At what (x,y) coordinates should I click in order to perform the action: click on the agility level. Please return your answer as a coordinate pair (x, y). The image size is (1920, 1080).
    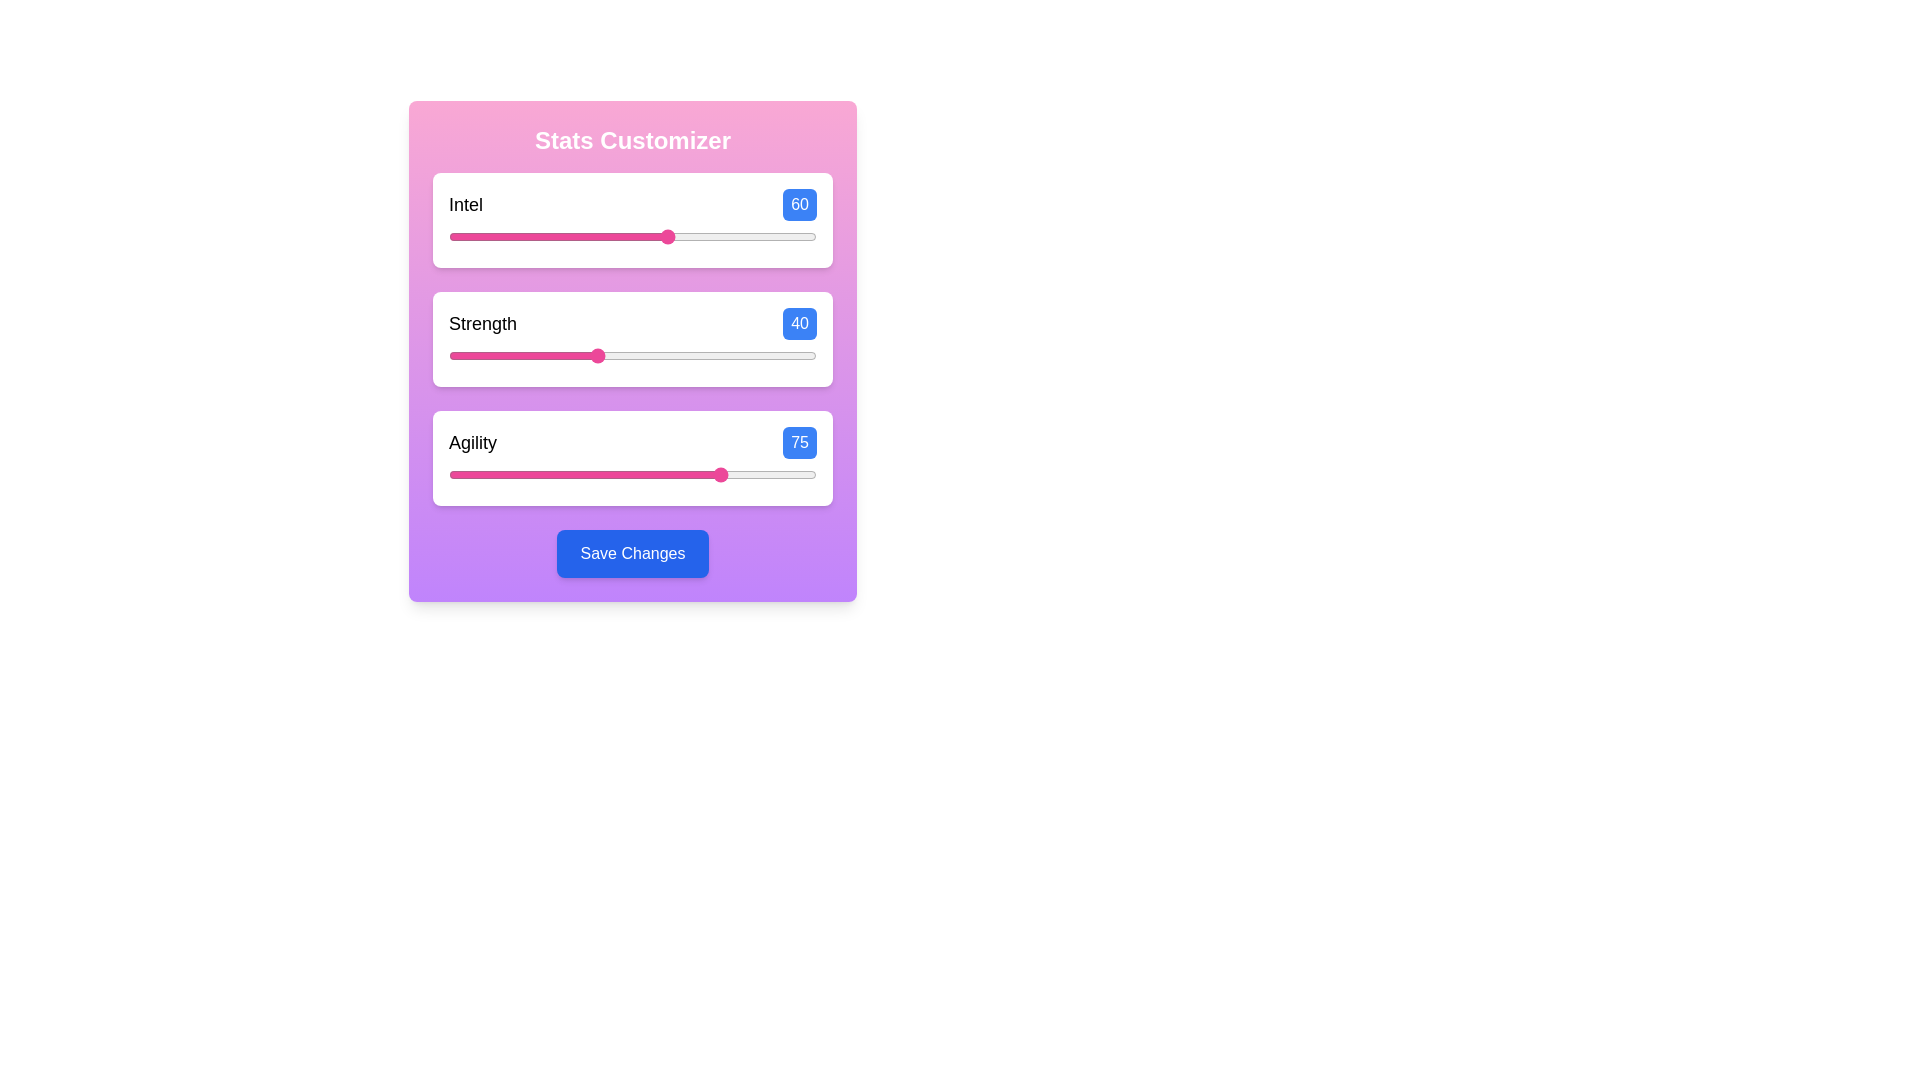
    Looking at the image, I should click on (573, 474).